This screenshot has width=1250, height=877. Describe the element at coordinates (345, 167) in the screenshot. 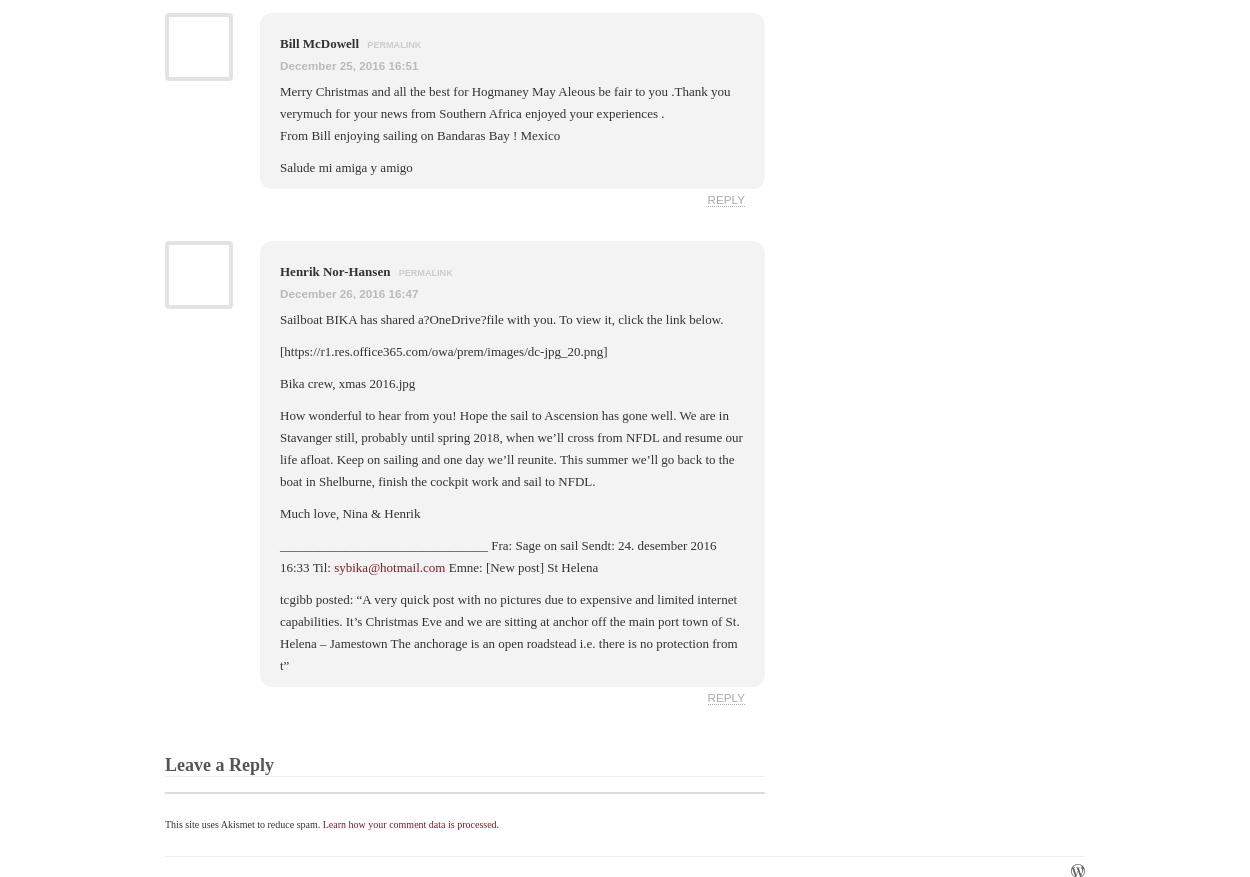

I see `'Salude mi amiga y amigo'` at that location.